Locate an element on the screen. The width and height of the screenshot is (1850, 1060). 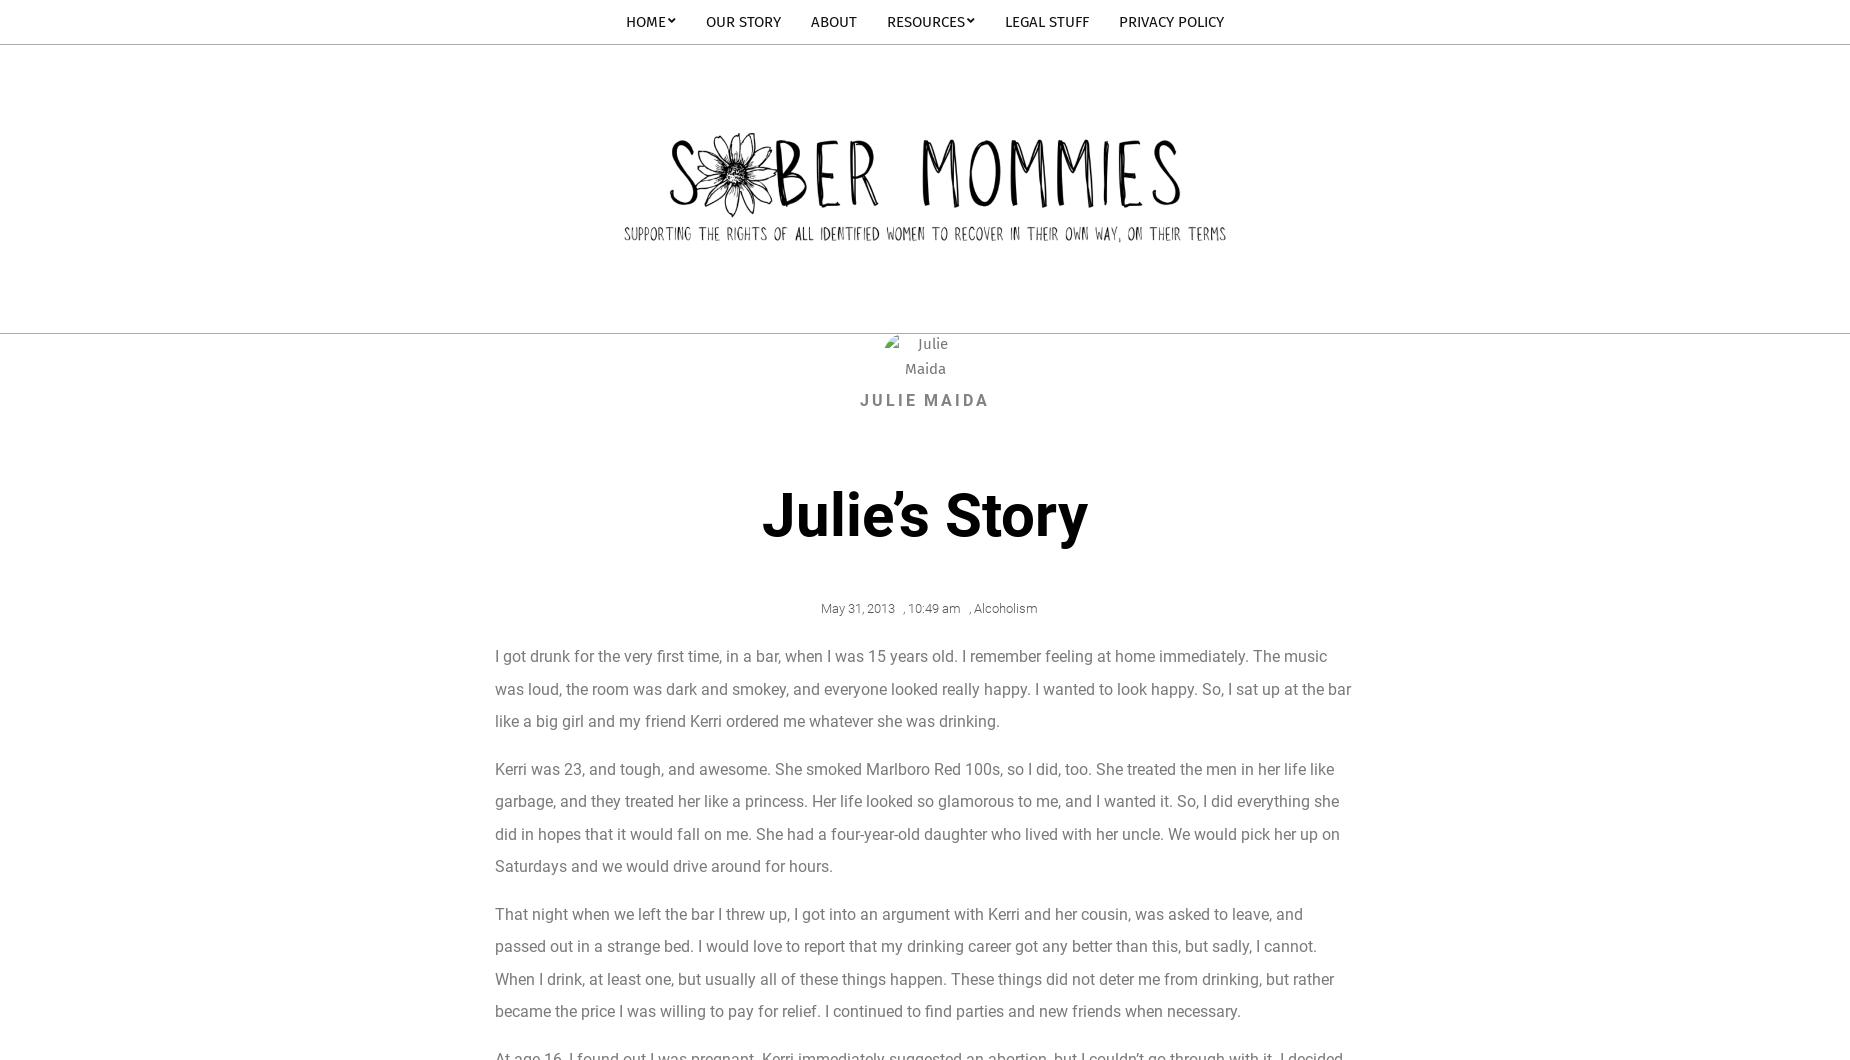
'Alcoholism' is located at coordinates (1003, 608).